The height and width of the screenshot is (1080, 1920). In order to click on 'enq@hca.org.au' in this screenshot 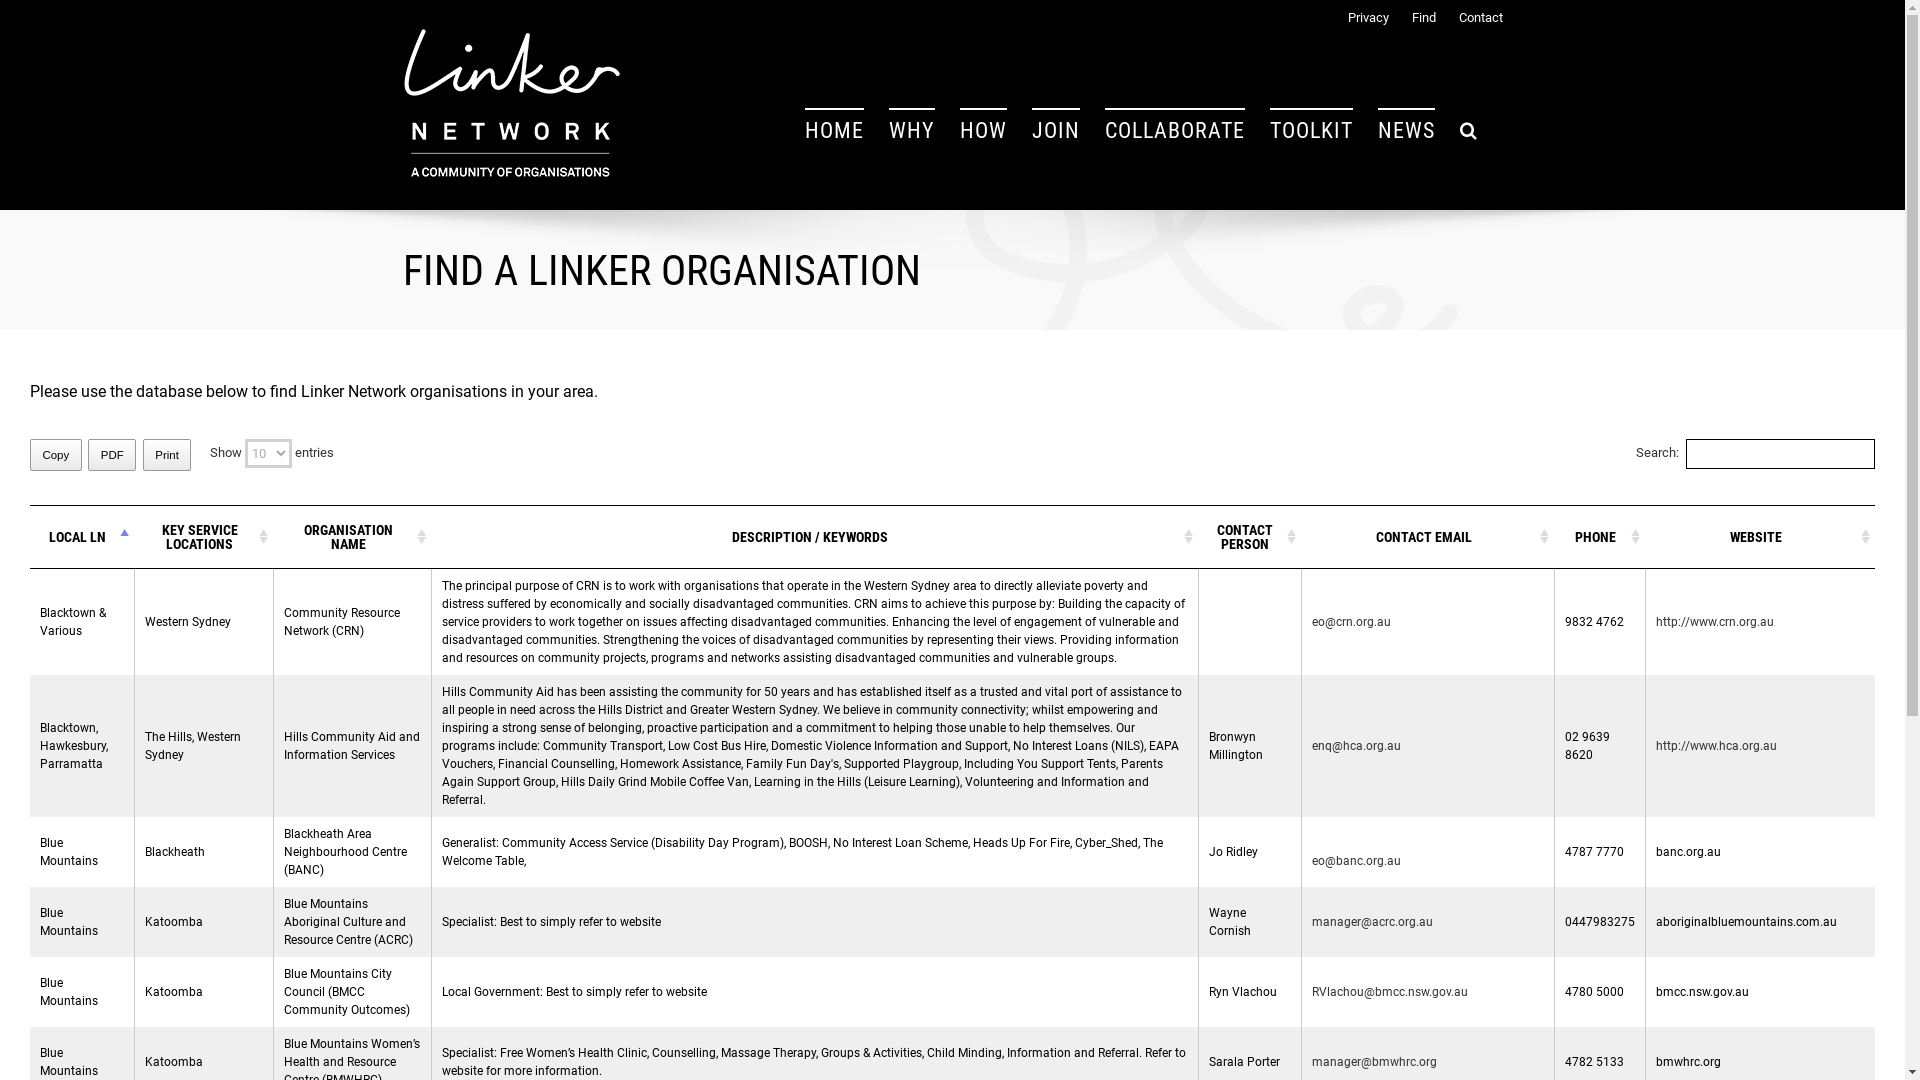, I will do `click(1356, 745)`.